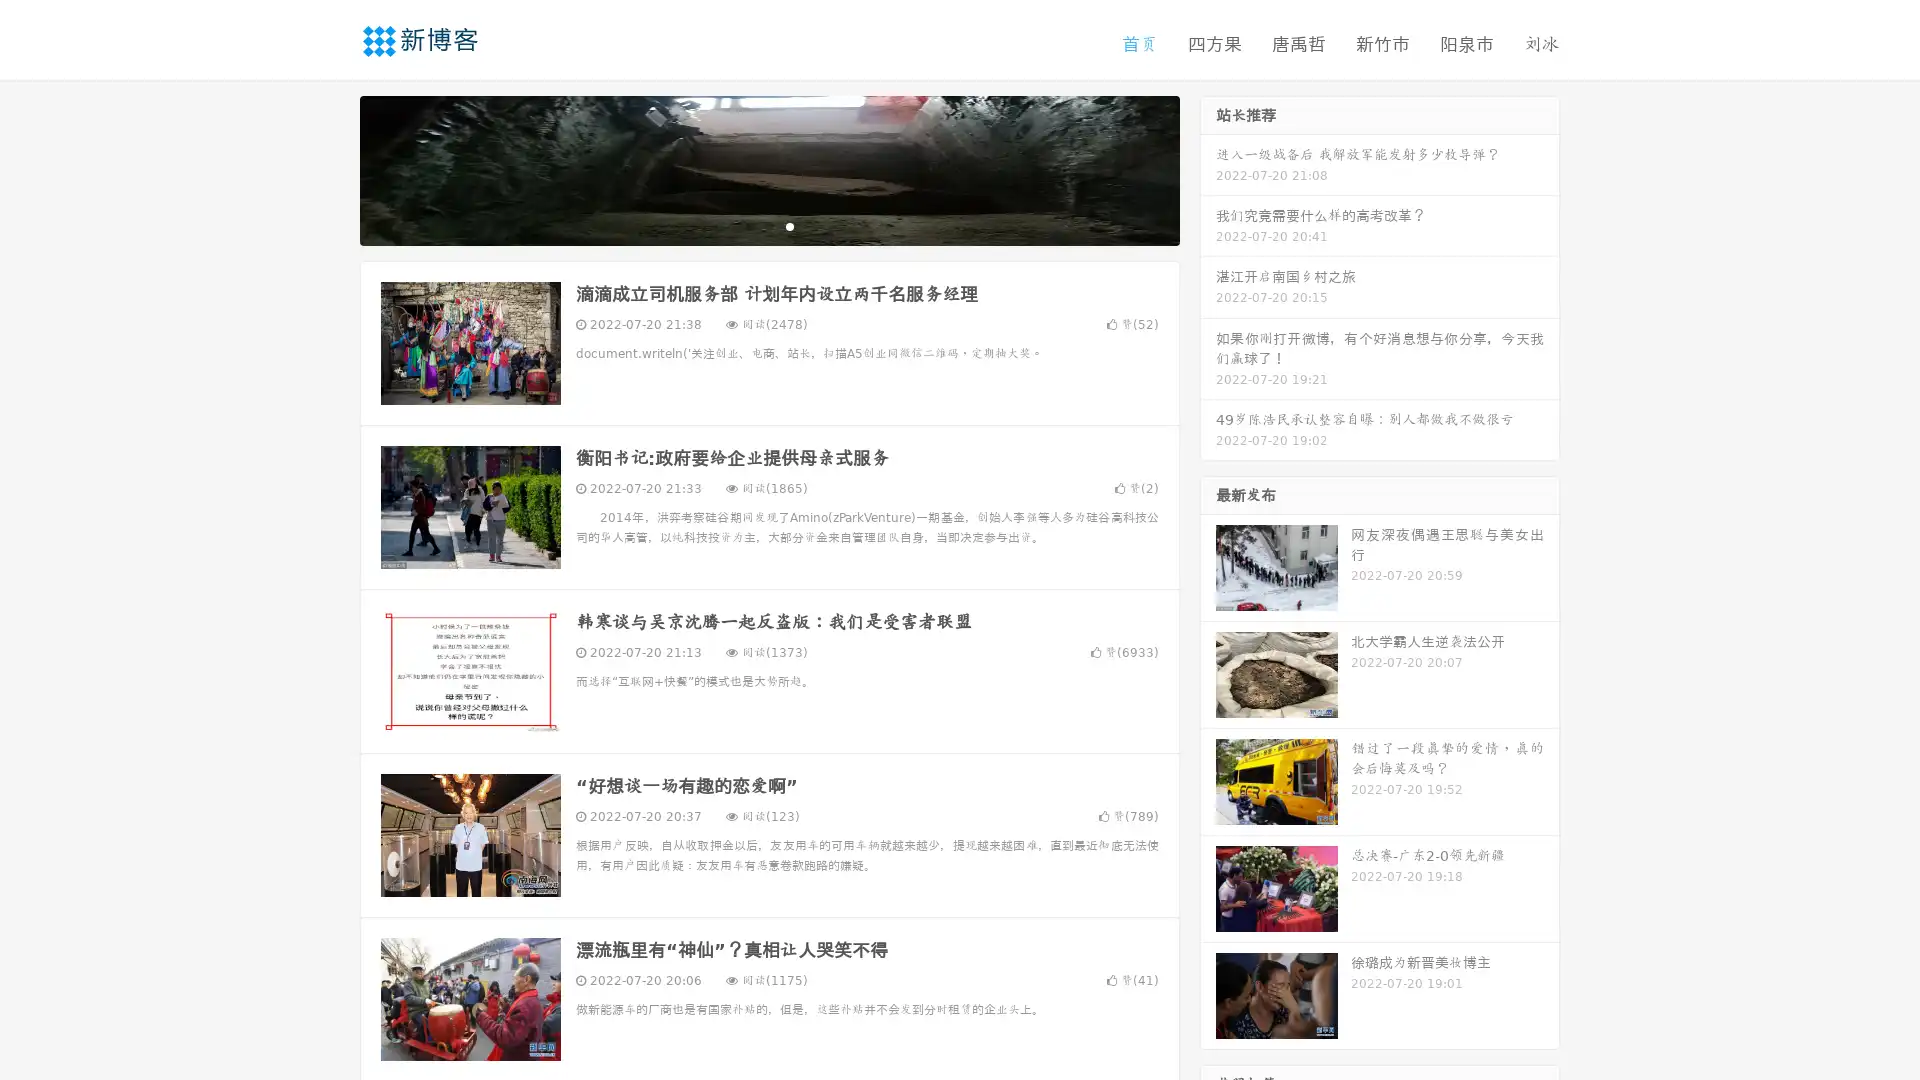  I want to click on Go to slide 2, so click(768, 225).